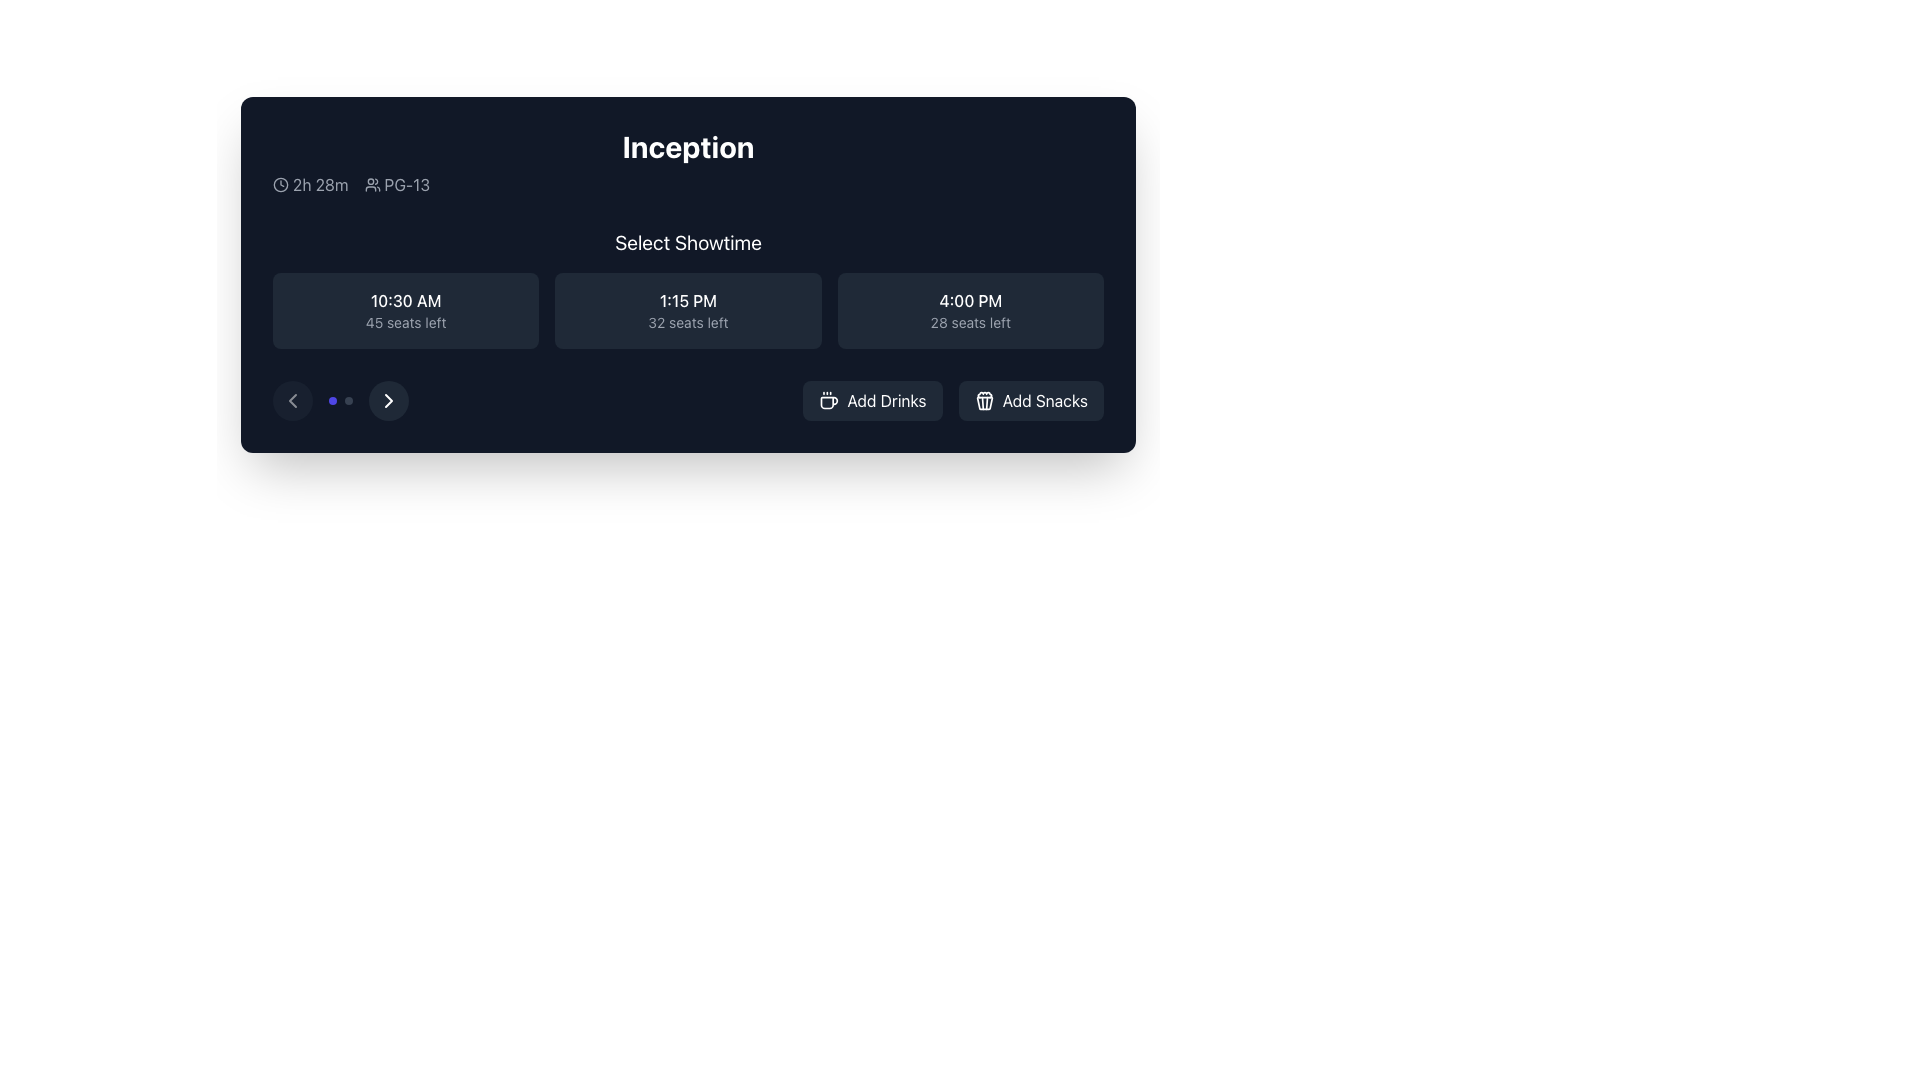 Image resolution: width=1920 pixels, height=1080 pixels. I want to click on the 'Add Drinks' button located in the grouped buttons section at the bottom-right of the movie information card, so click(952, 401).